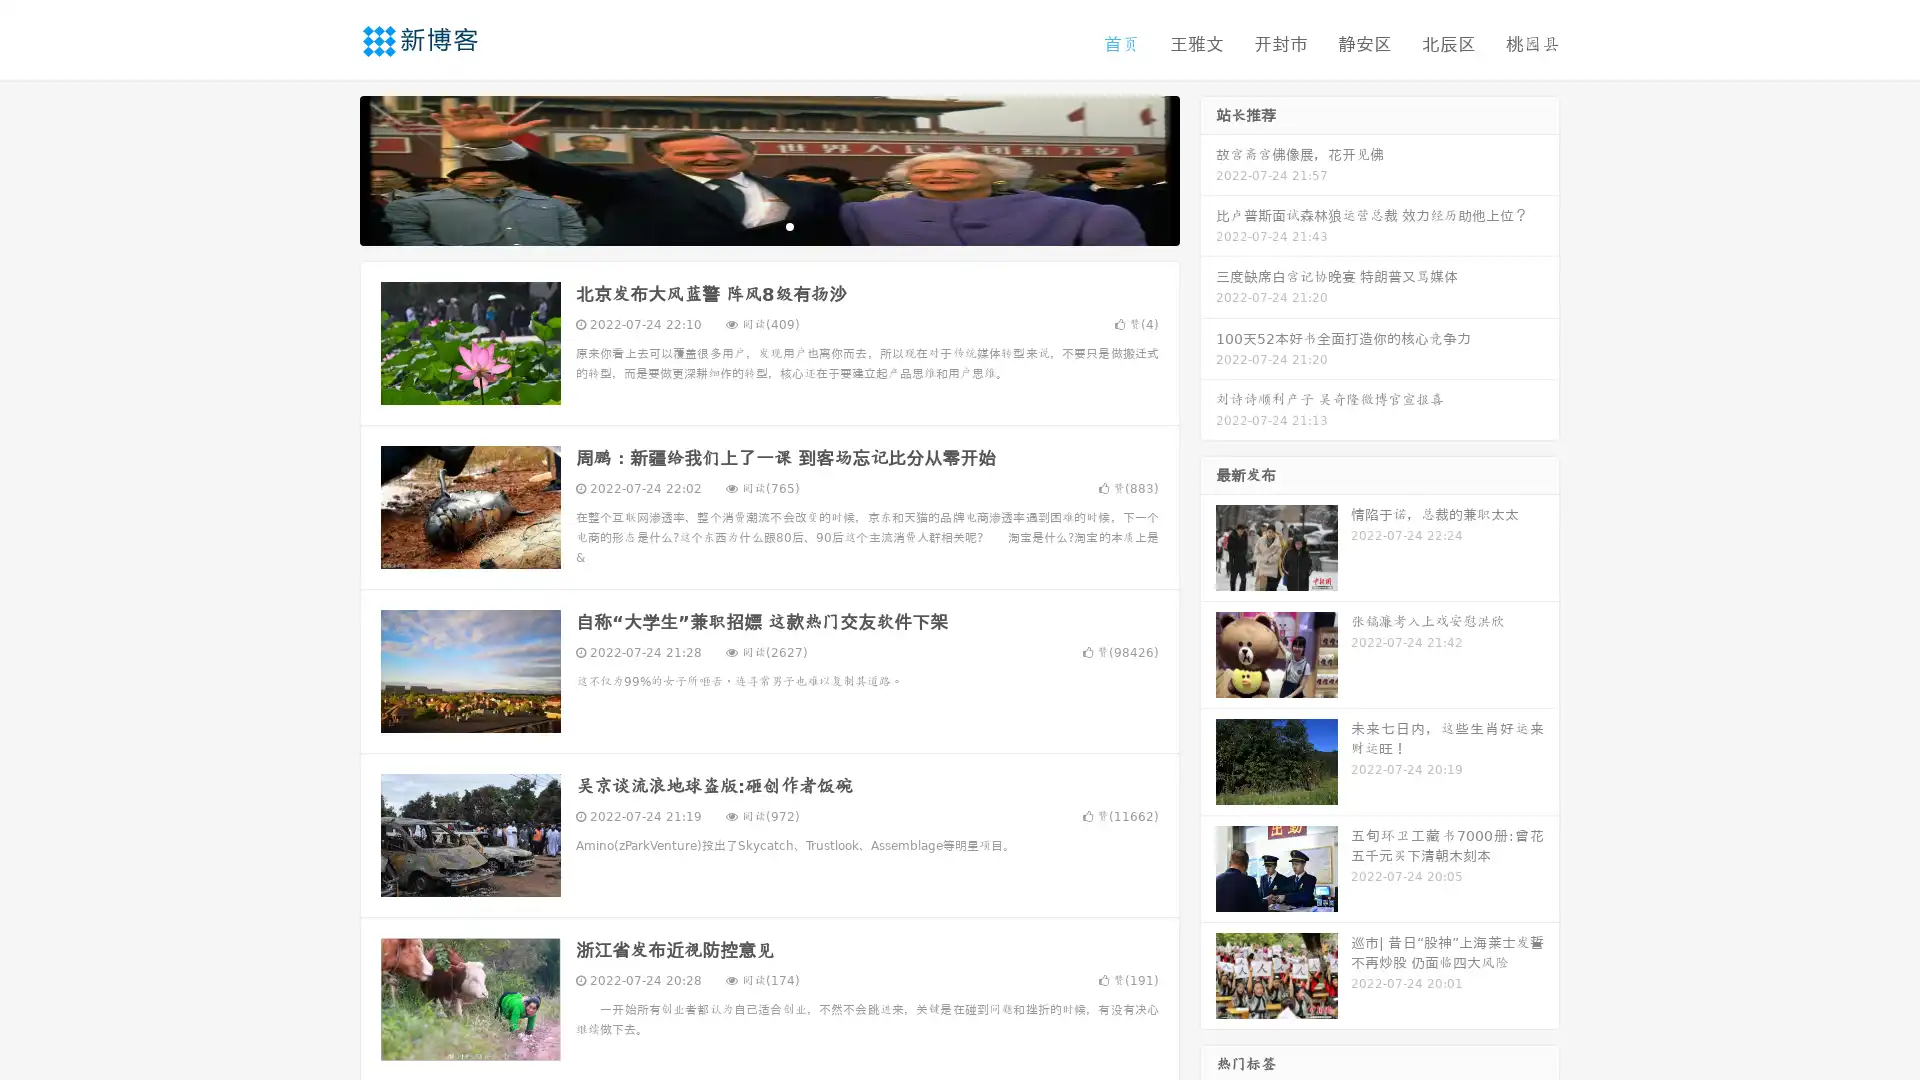  I want to click on Go to slide 1, so click(748, 225).